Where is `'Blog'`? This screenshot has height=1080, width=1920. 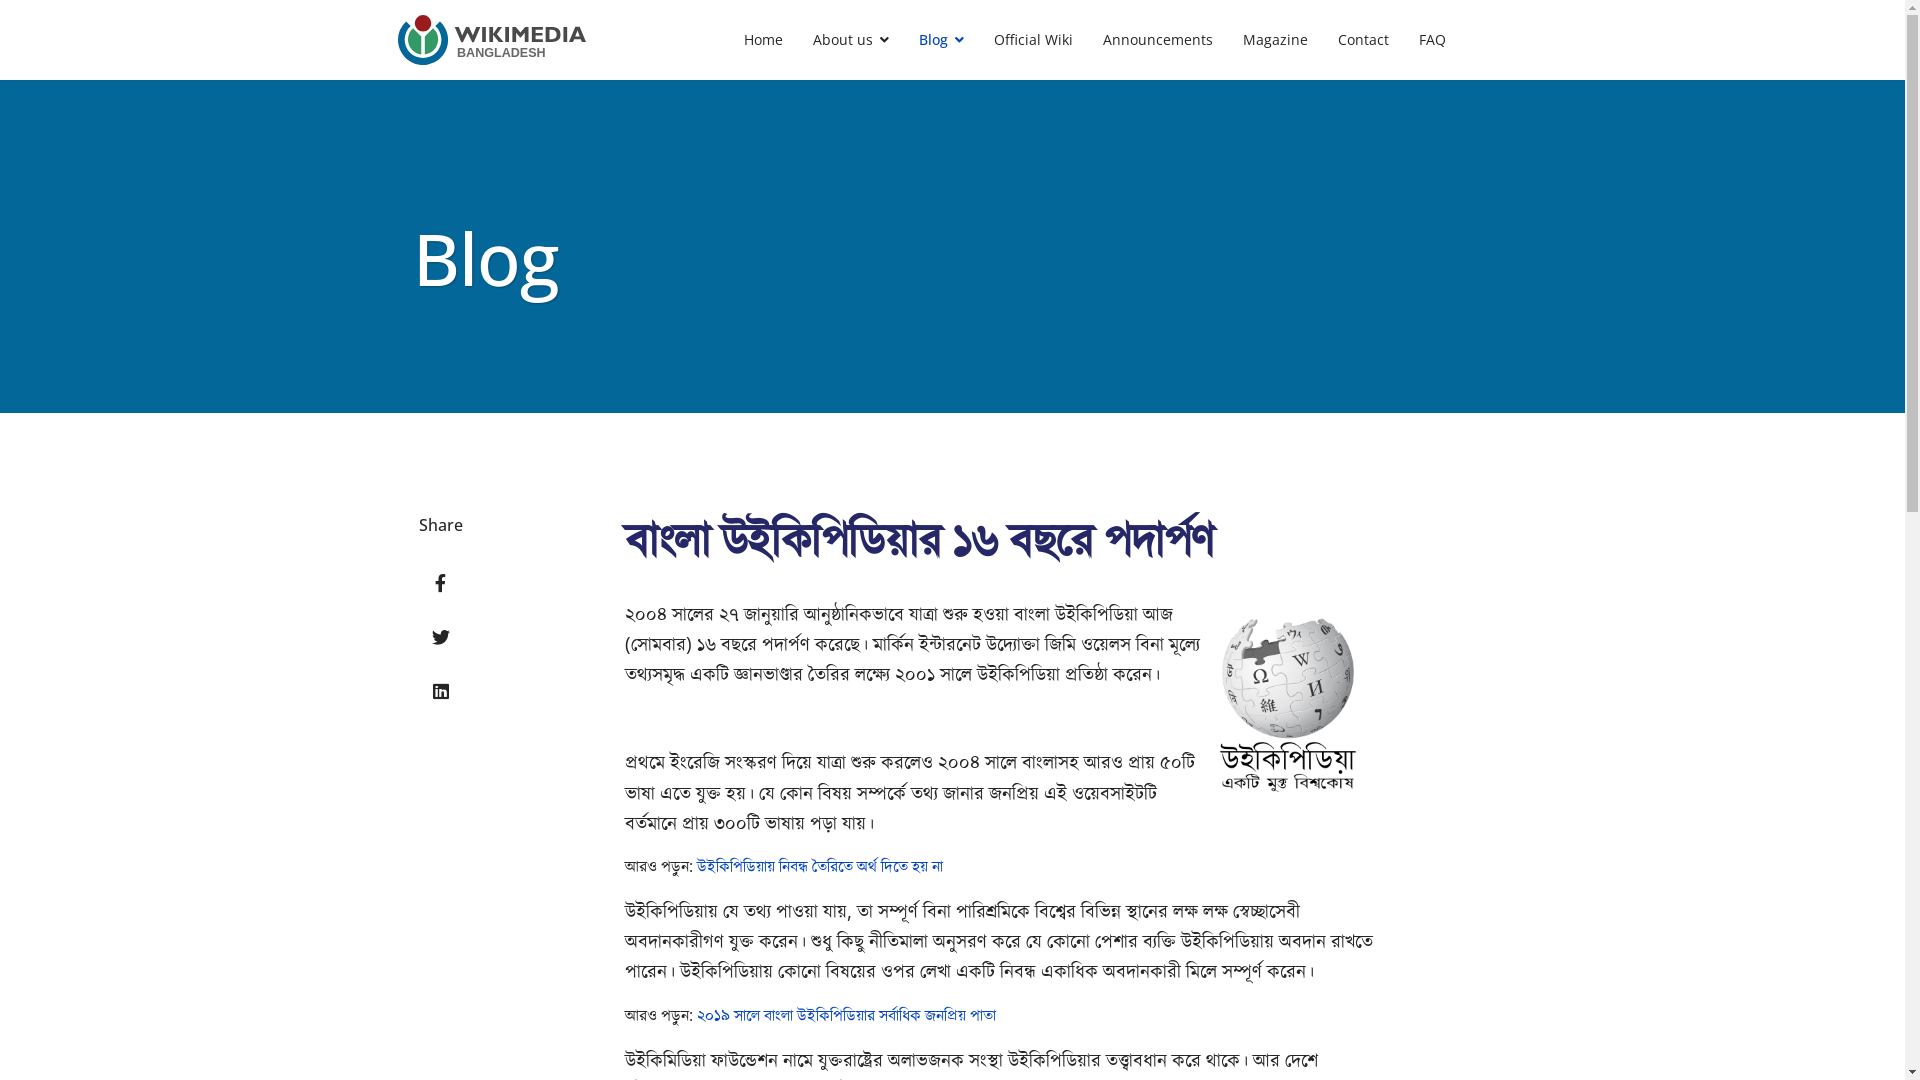
'Blog' is located at coordinates (940, 39).